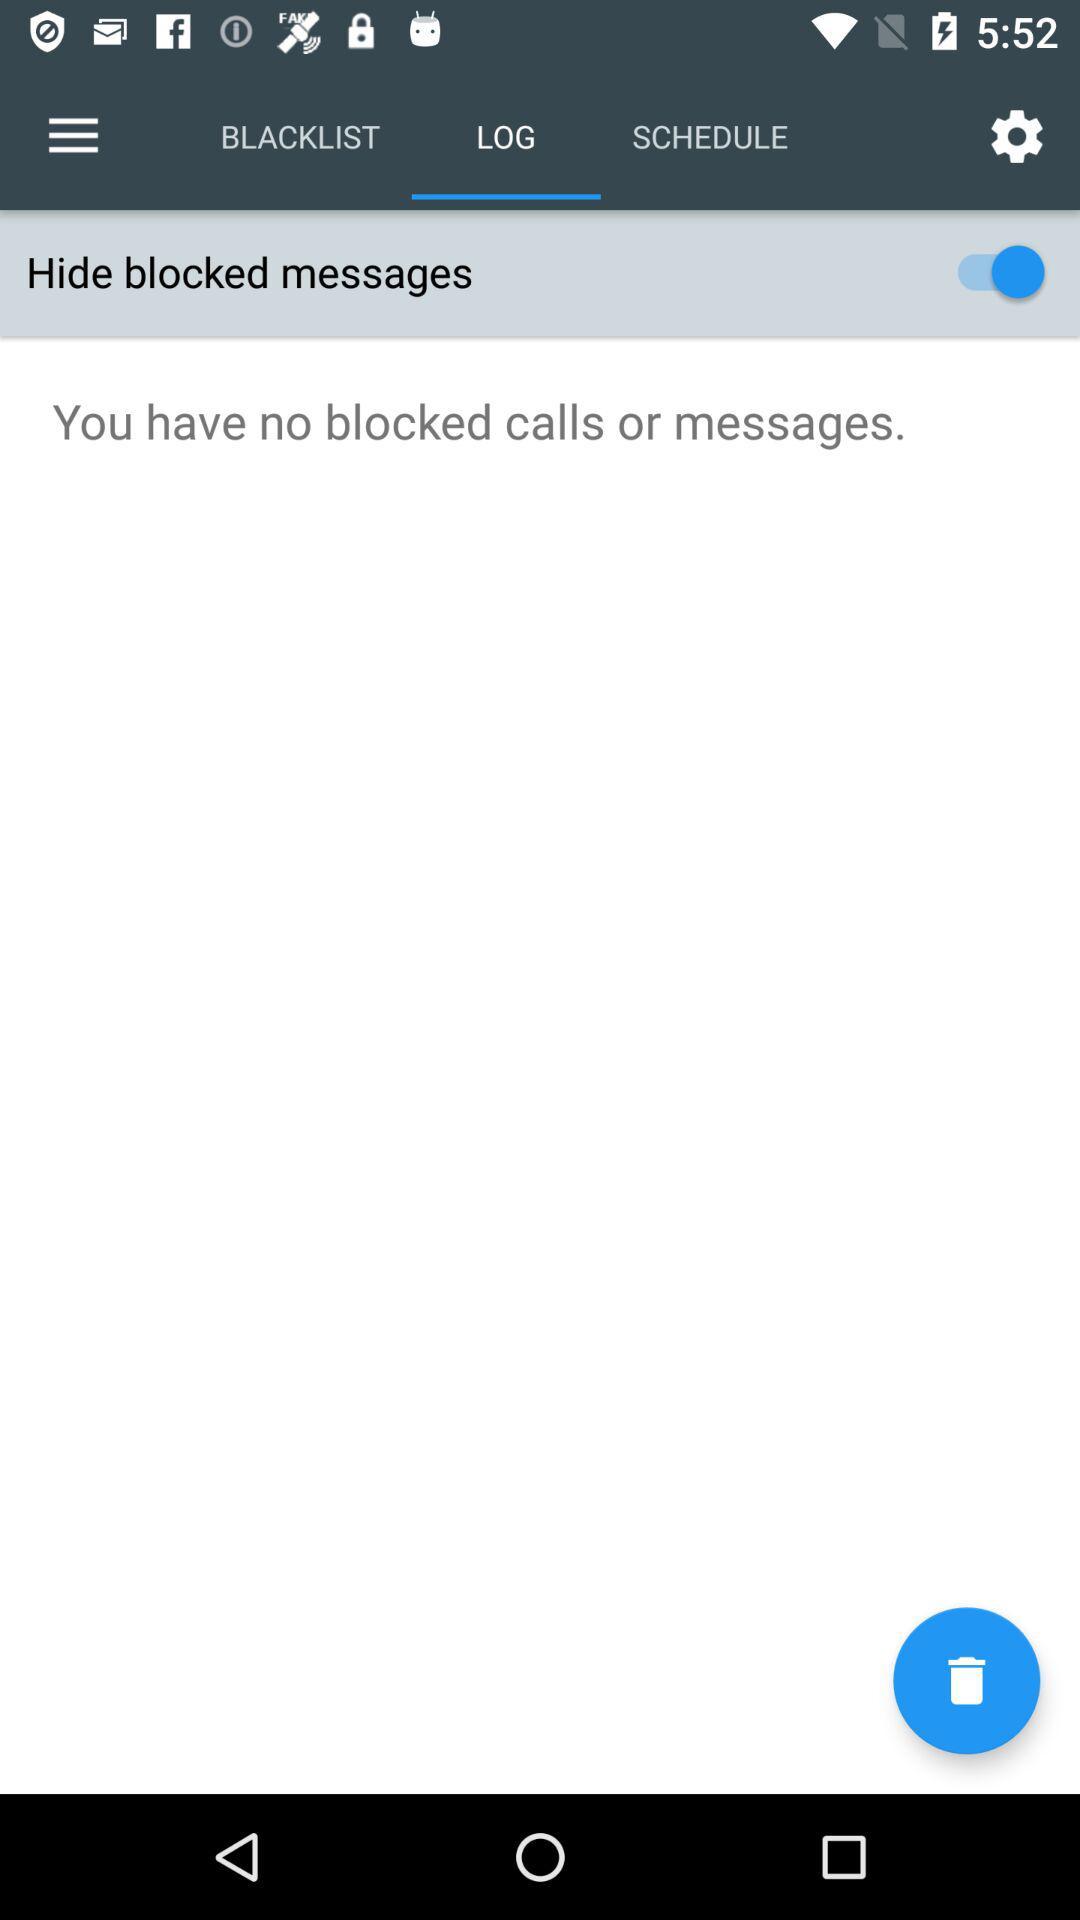  What do you see at coordinates (72, 135) in the screenshot?
I see `item to the left of blacklist item` at bounding box center [72, 135].